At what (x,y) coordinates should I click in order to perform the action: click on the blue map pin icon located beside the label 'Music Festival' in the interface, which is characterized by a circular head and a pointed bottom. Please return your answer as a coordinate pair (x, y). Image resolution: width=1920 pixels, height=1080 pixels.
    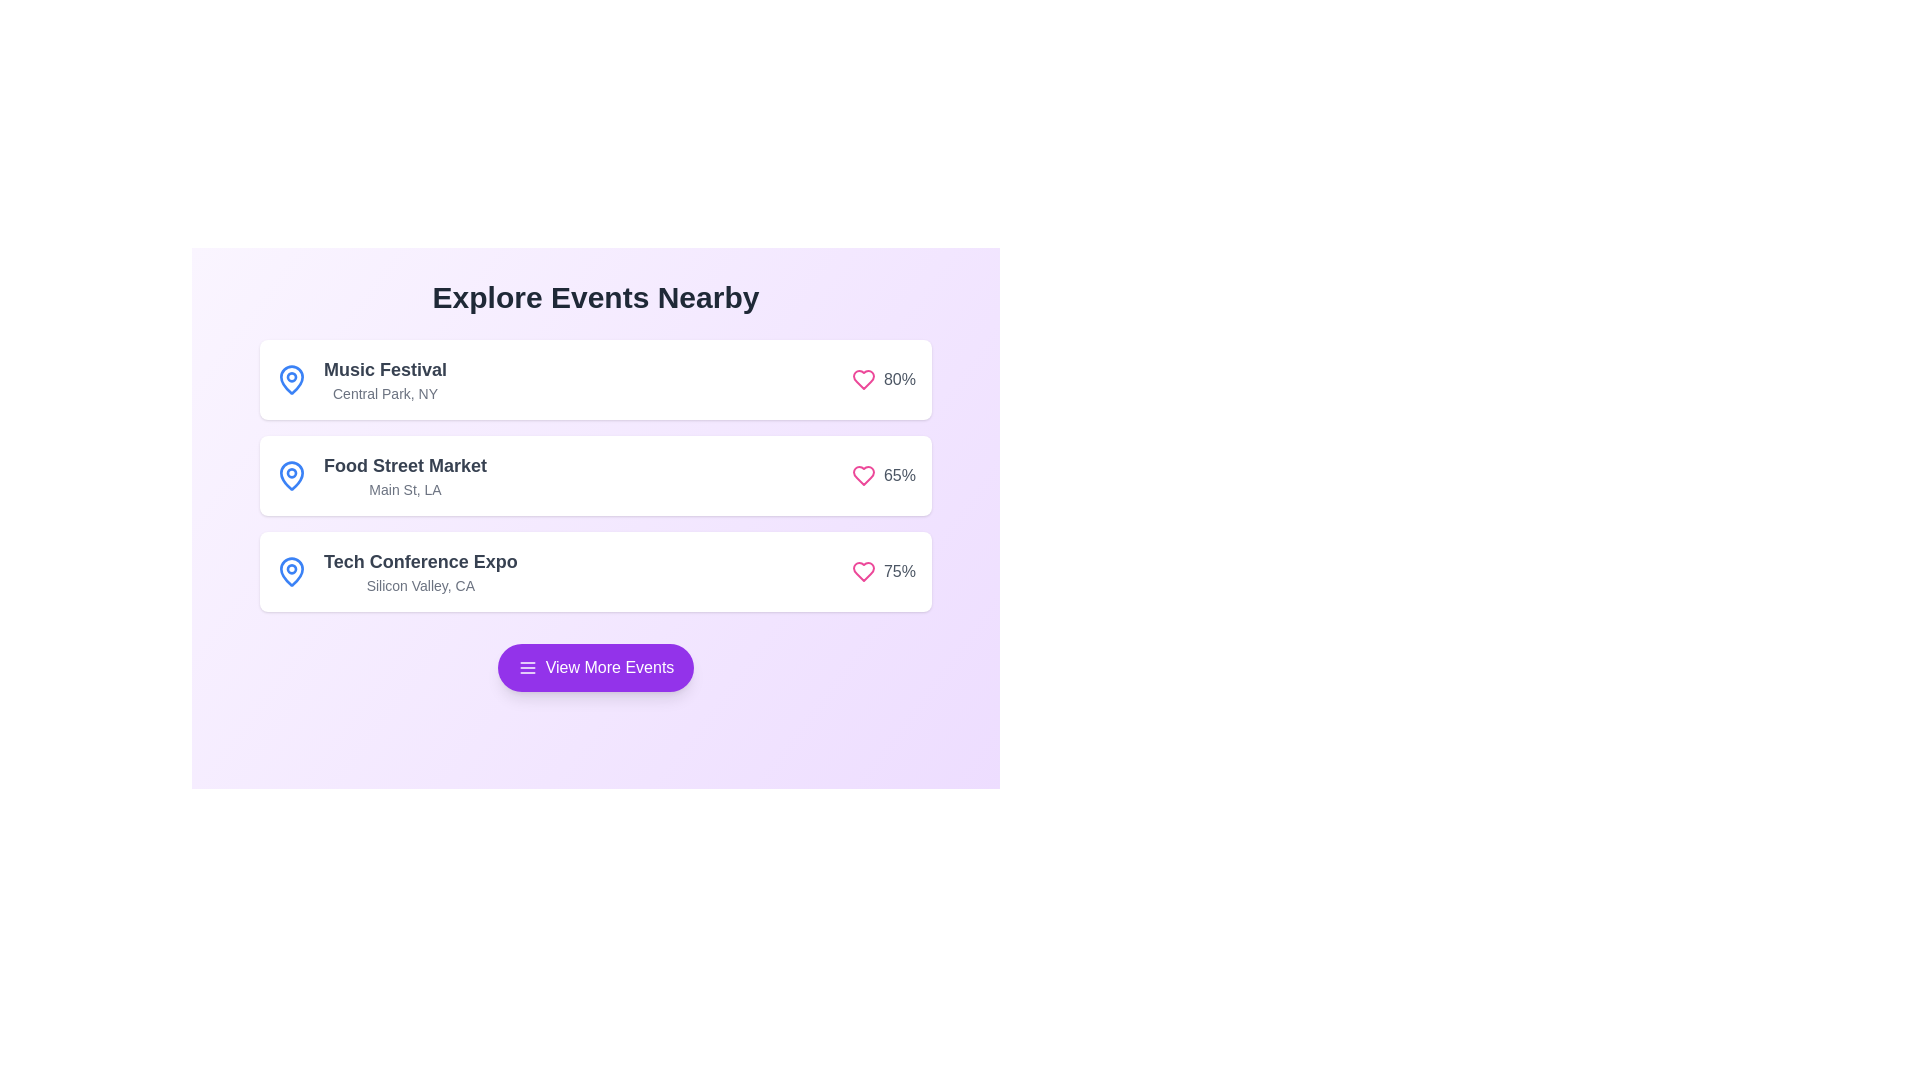
    Looking at the image, I should click on (291, 380).